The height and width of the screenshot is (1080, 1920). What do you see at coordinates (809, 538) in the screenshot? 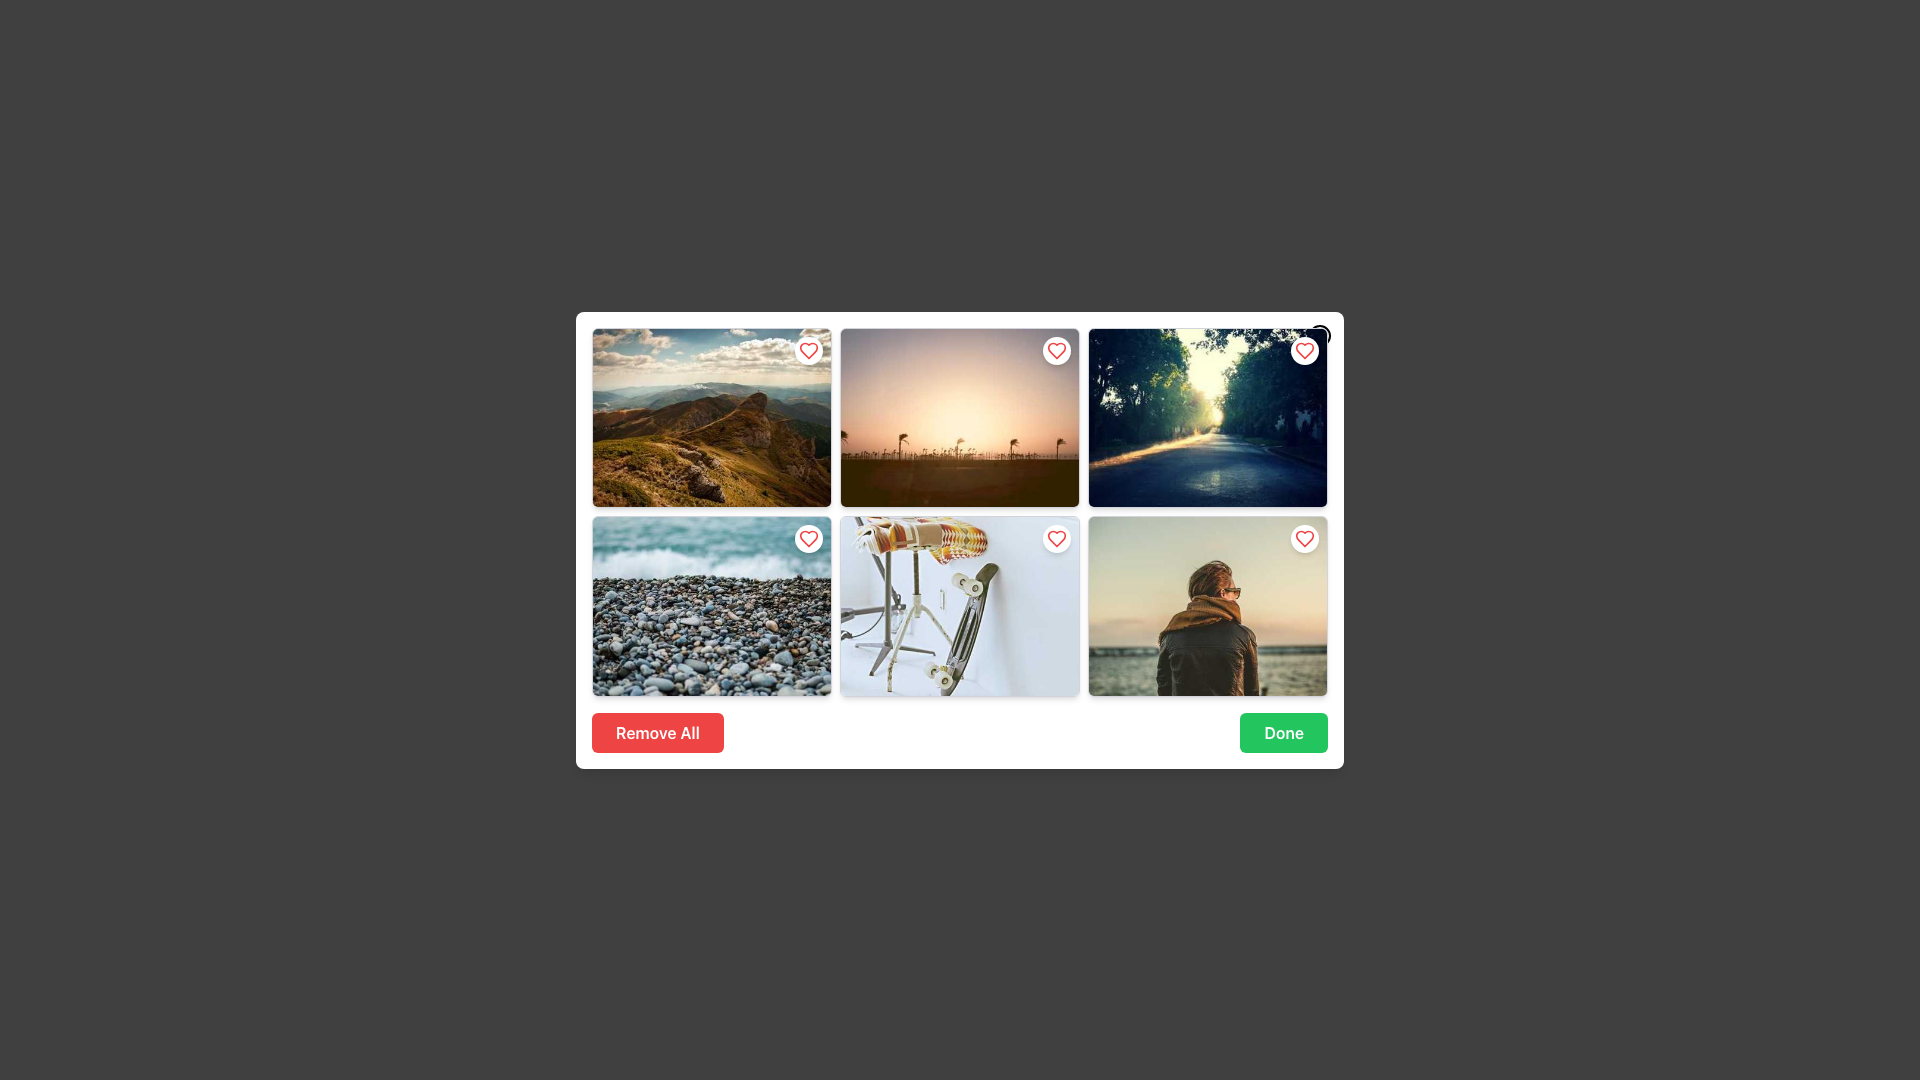
I see `the circular button with a white background and a red heart icon located in the top-right corner of the image tile at the bottom-left of the grid containing six images` at bounding box center [809, 538].